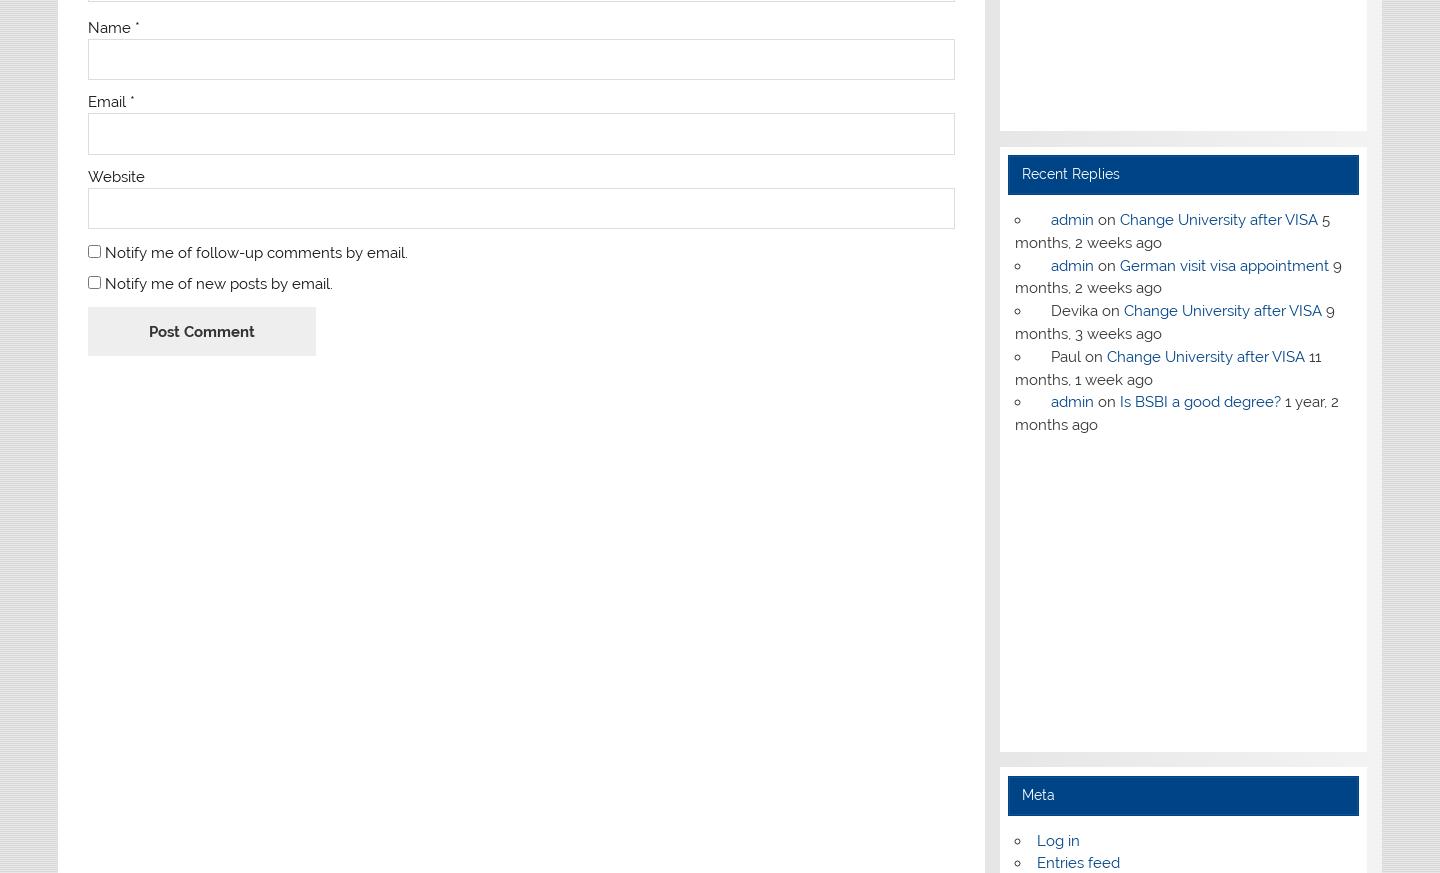 The image size is (1440, 873). Describe the element at coordinates (103, 251) in the screenshot. I see `'Notify me of follow-up comments by email.'` at that location.